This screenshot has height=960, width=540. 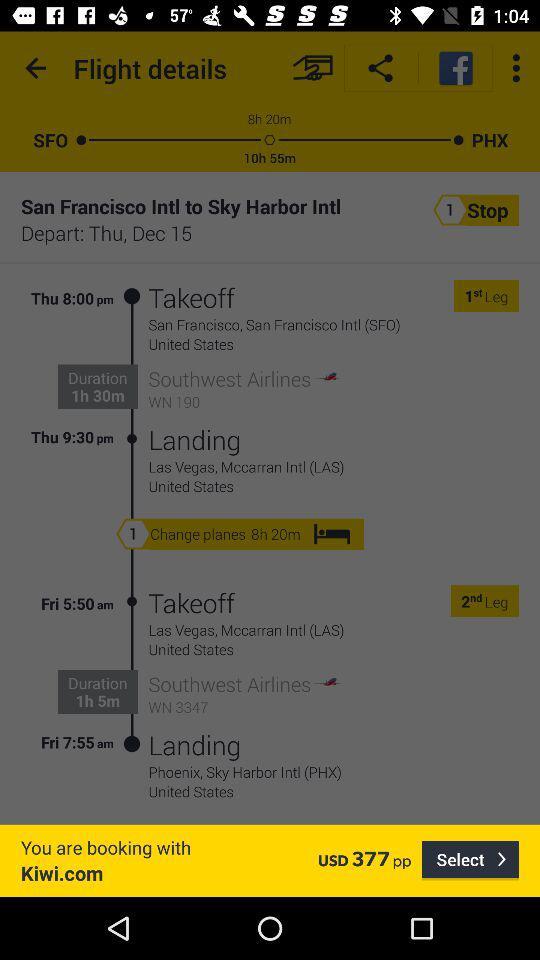 I want to click on the item to the left of the flight details, so click(x=36, y=68).